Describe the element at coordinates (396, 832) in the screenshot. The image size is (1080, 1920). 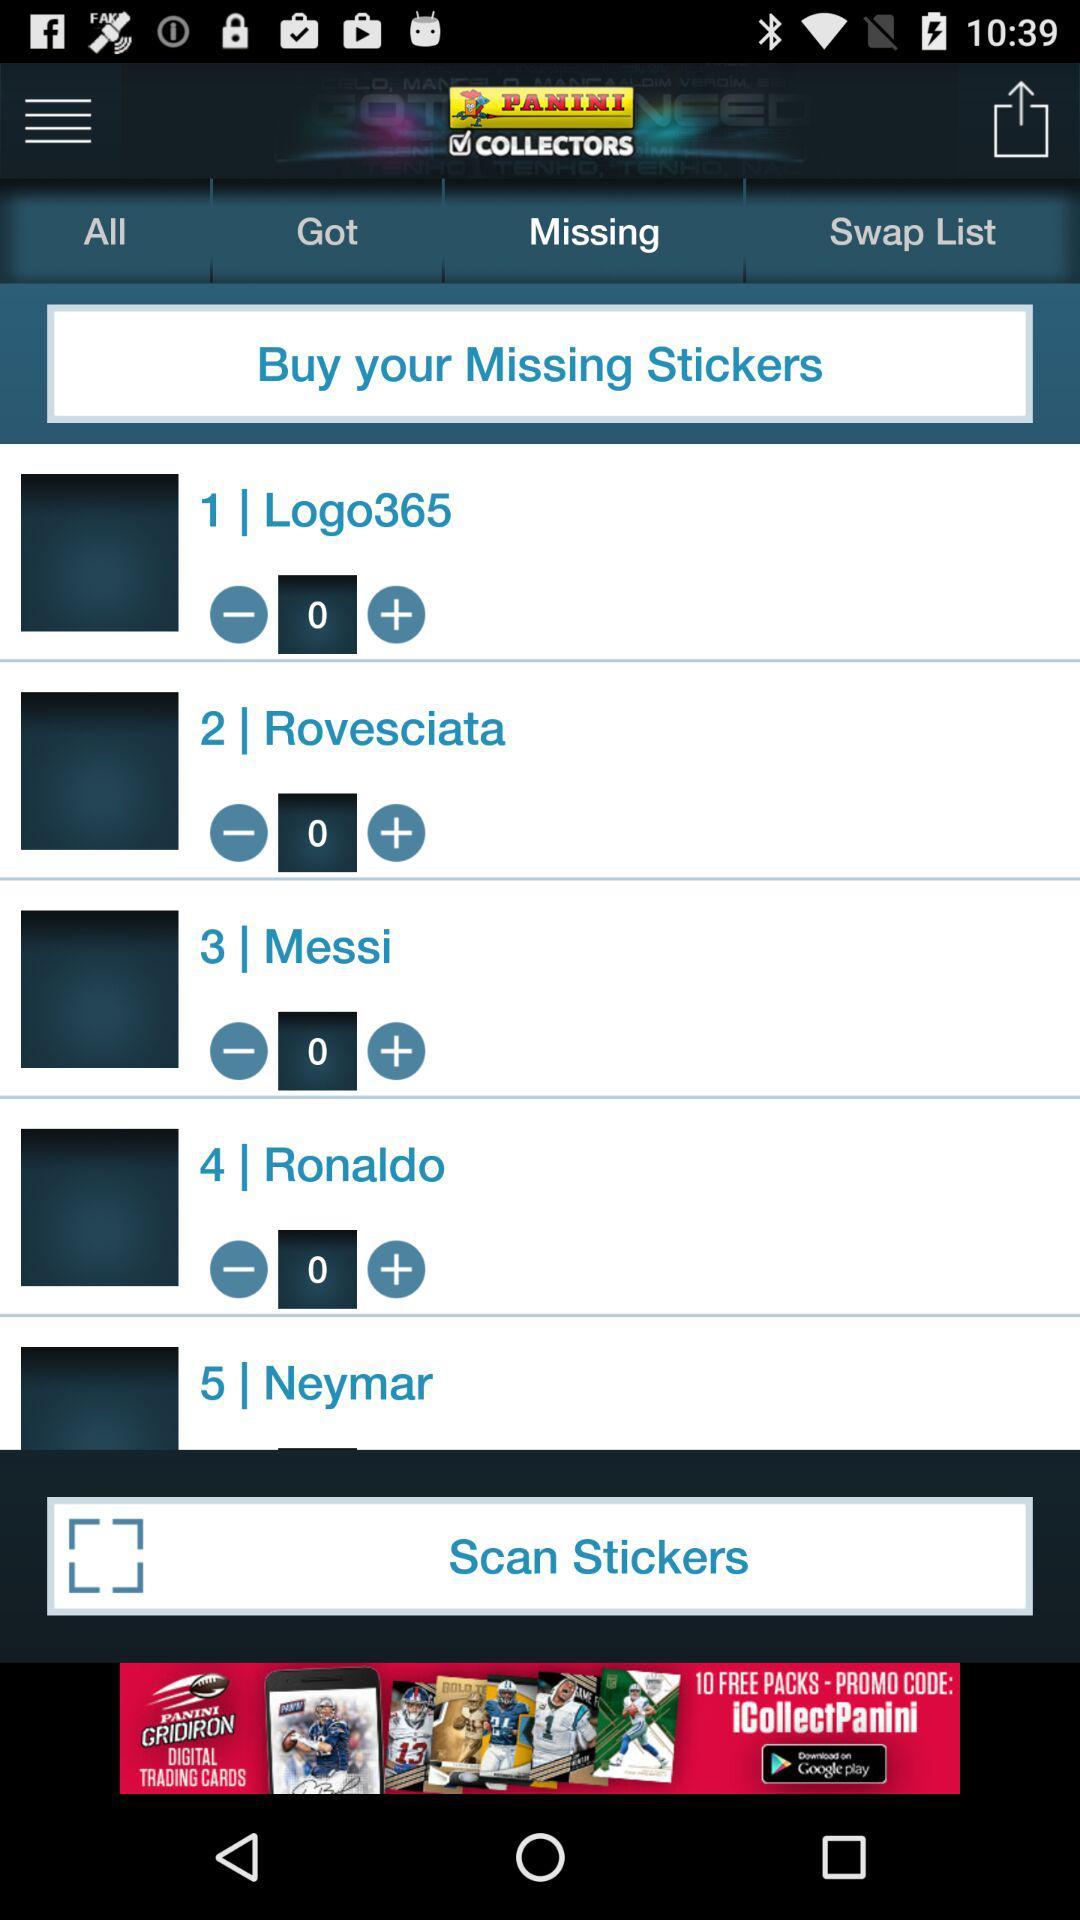
I see `sticker add icon` at that location.